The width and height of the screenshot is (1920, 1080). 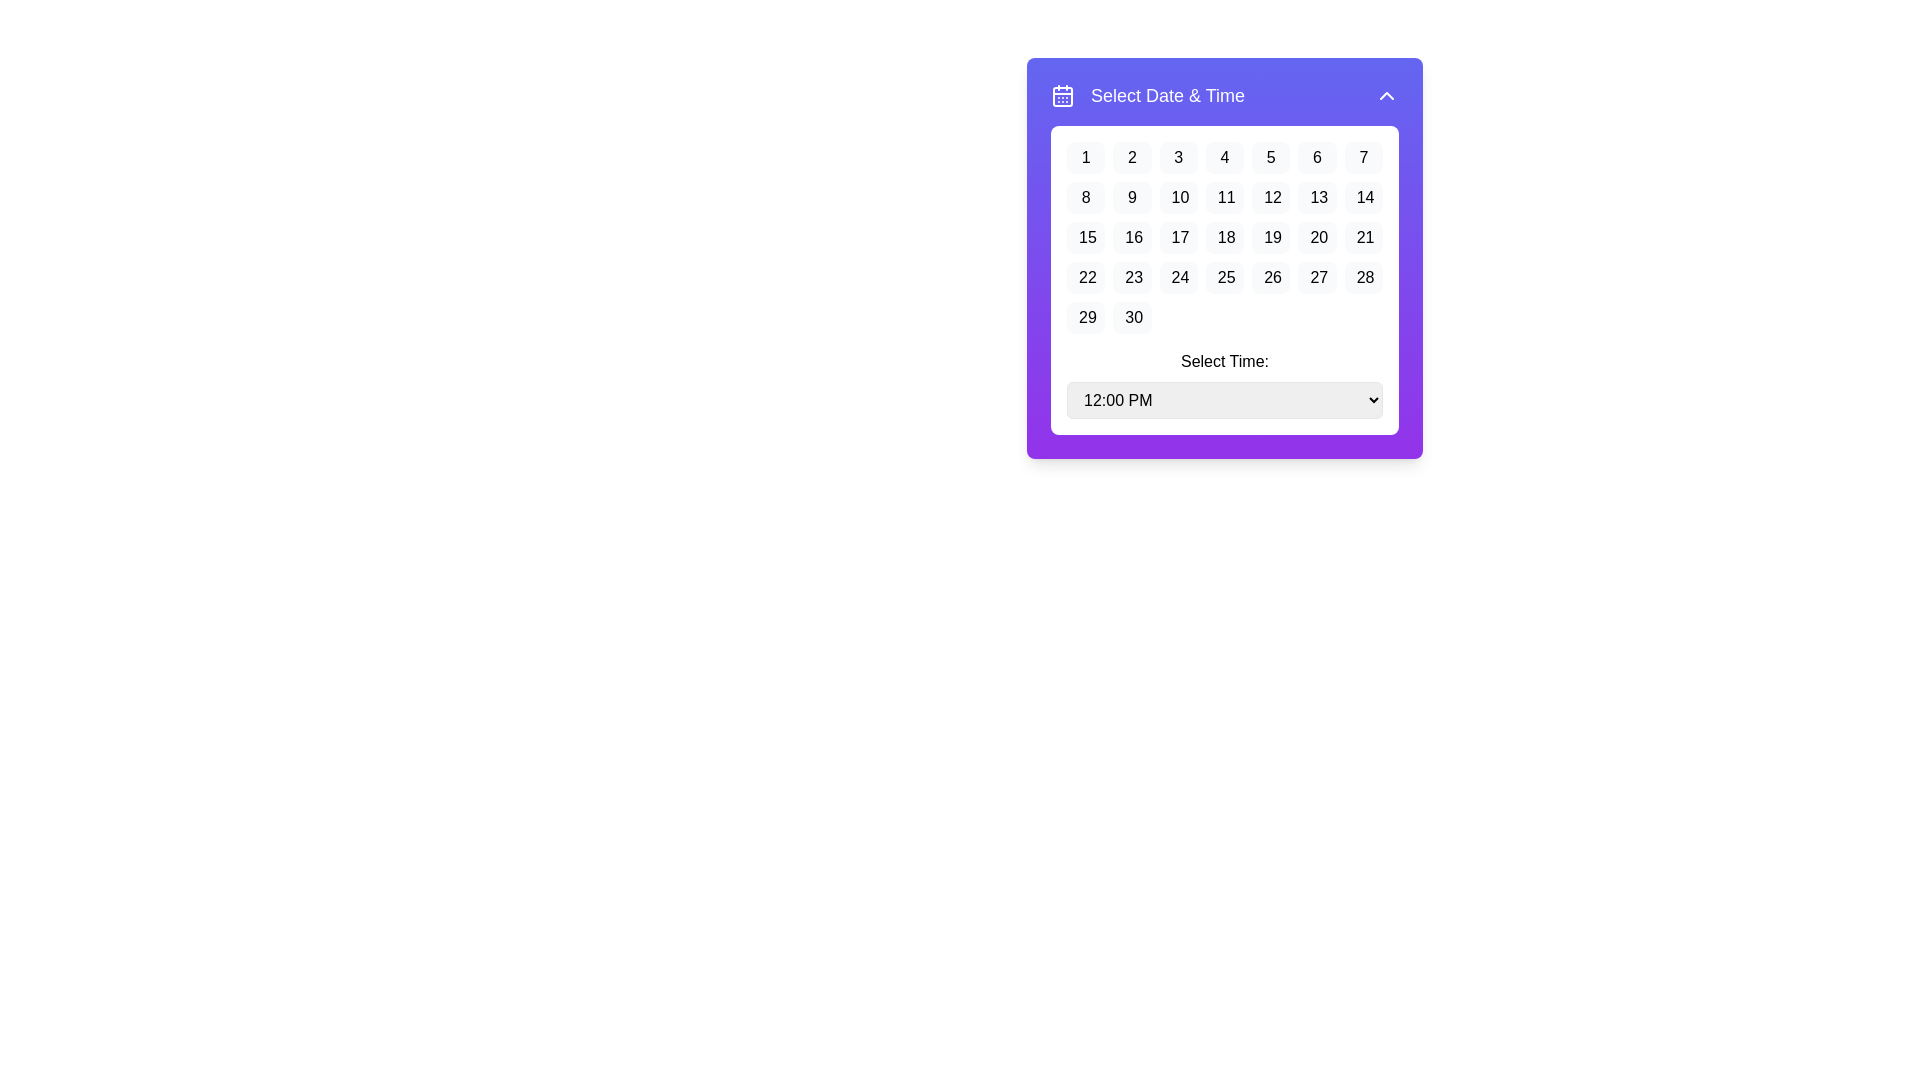 What do you see at coordinates (1061, 96) in the screenshot?
I see `the calendar icon with a purple background and white details, located to the left of the text 'Select Date & Time' in the header section of the calendar and time selection widget` at bounding box center [1061, 96].